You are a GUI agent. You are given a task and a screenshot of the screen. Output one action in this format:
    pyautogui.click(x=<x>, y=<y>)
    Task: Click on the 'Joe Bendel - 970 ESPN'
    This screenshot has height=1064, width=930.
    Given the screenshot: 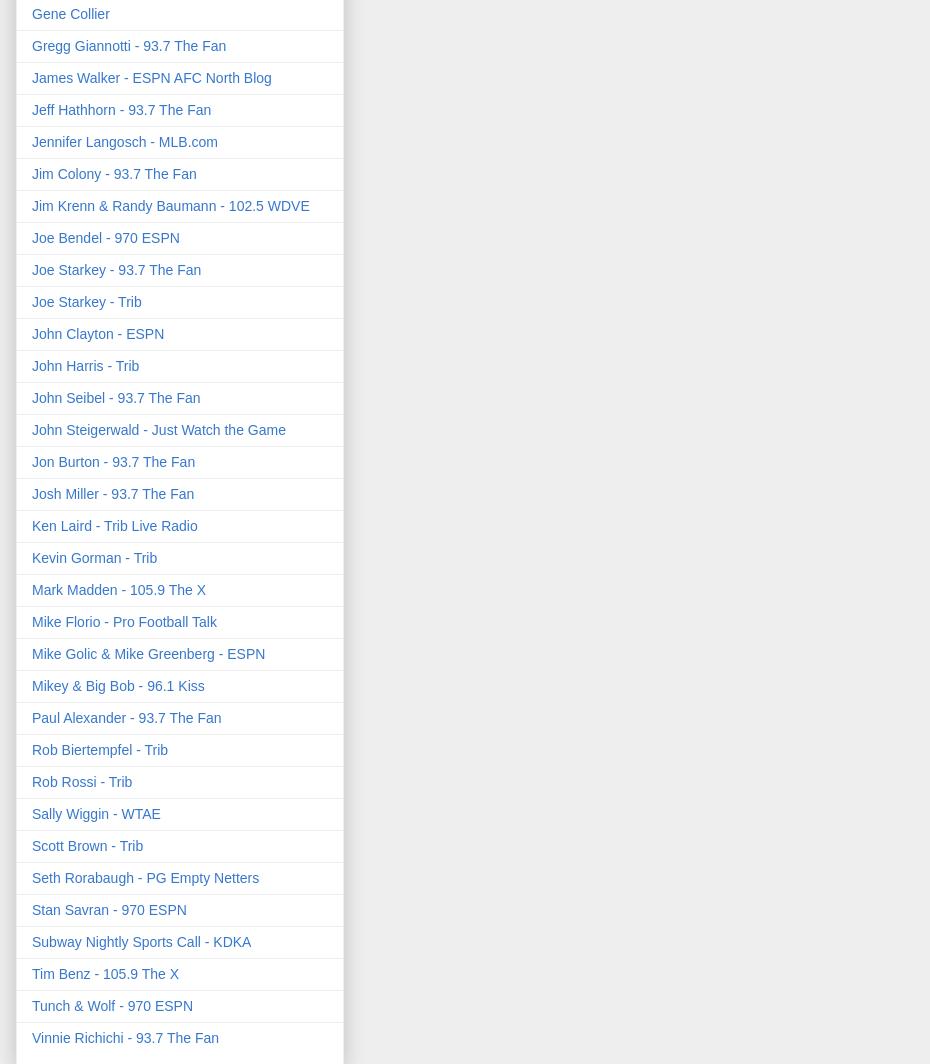 What is the action you would take?
    pyautogui.click(x=30, y=236)
    